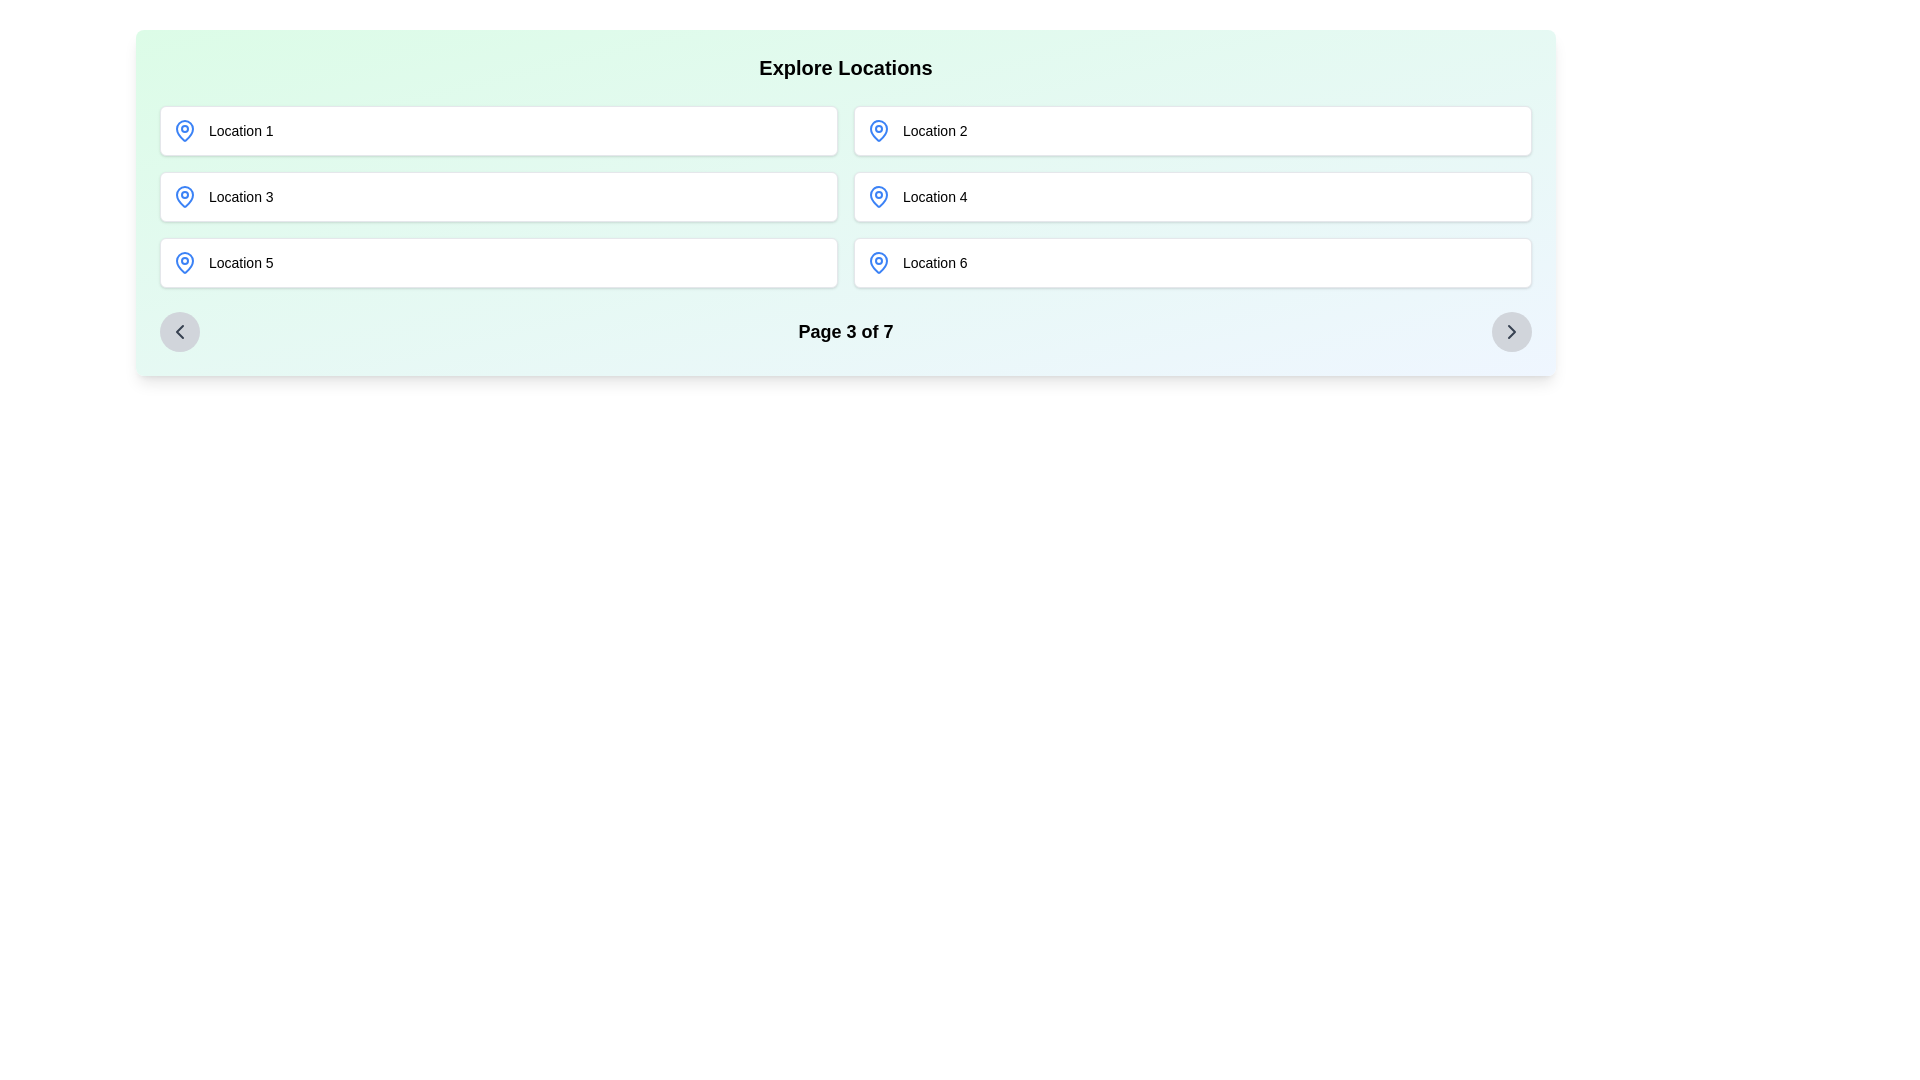 This screenshot has width=1920, height=1080. What do you see at coordinates (878, 196) in the screenshot?
I see `the blue map pin icon located next to the text 'Location 4' in the middle-right quadrant of the interface` at bounding box center [878, 196].